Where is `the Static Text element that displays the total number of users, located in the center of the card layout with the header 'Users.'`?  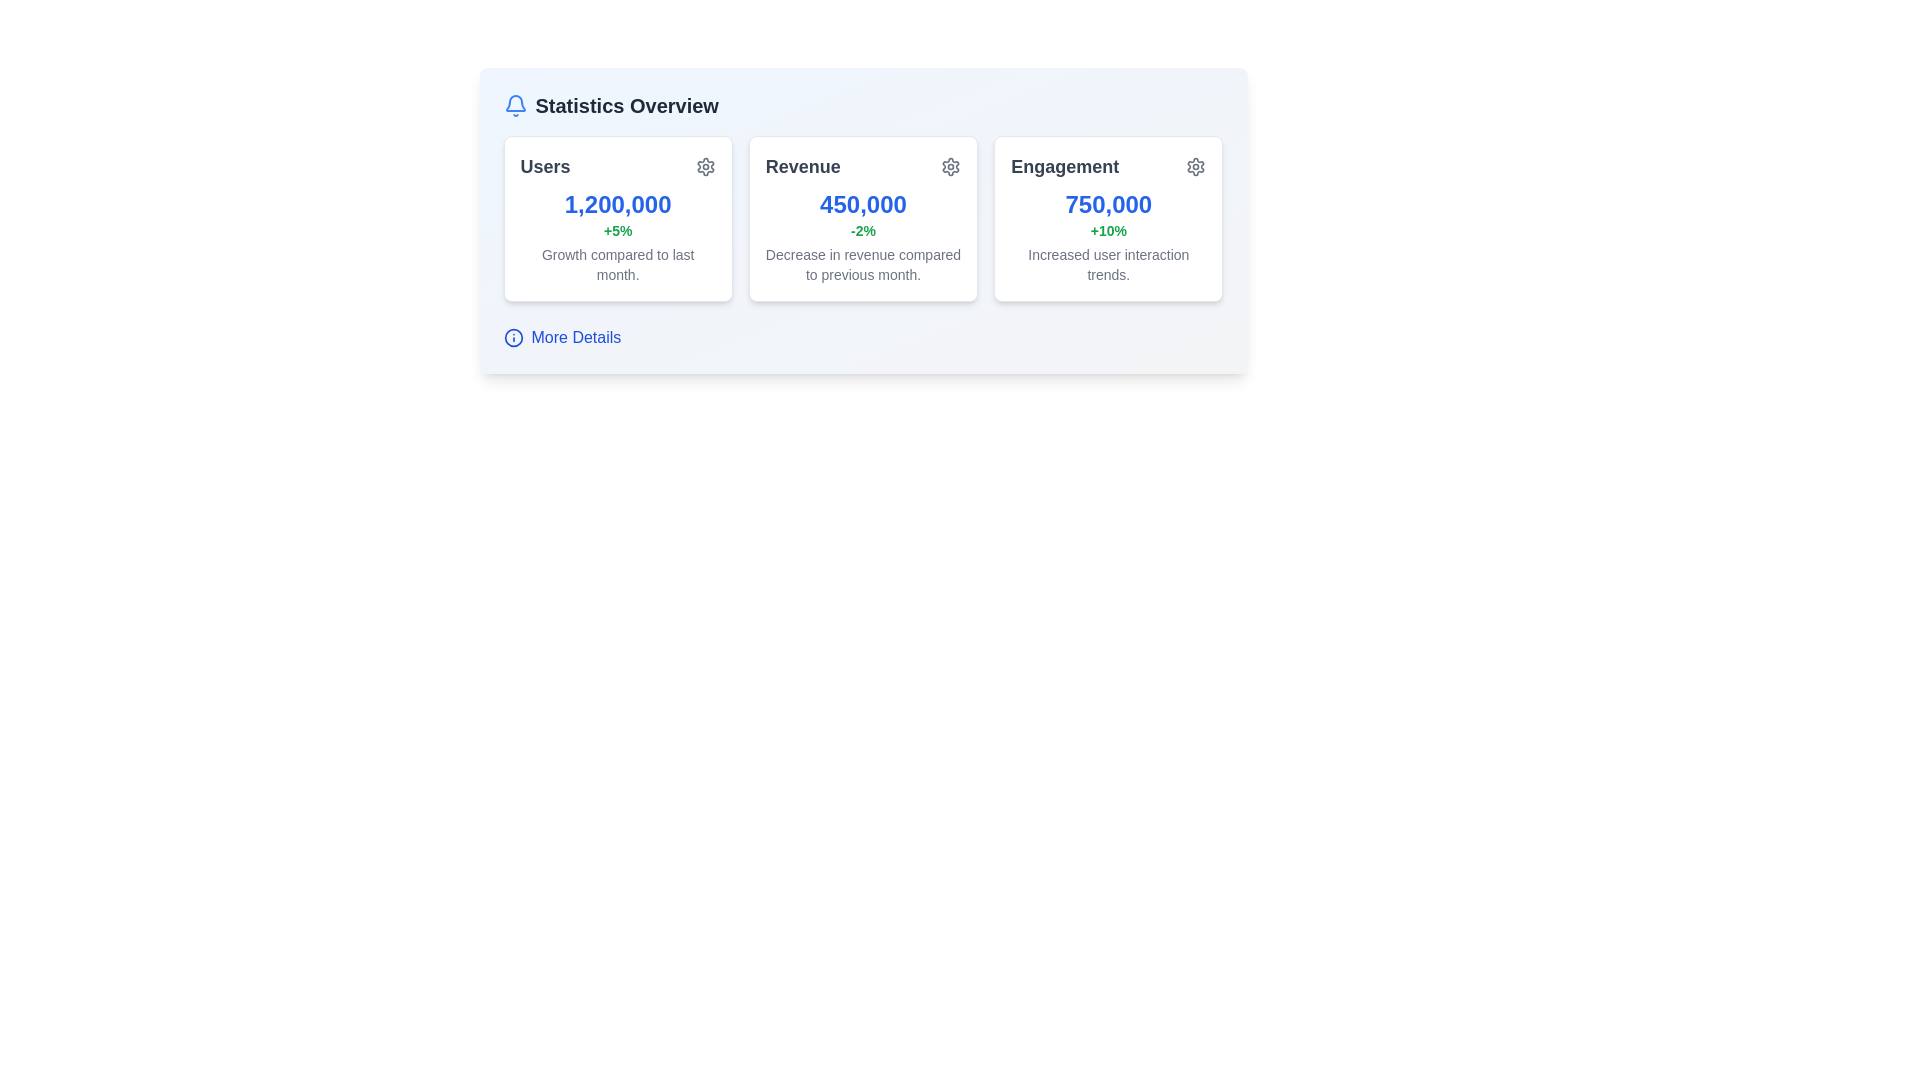 the Static Text element that displays the total number of users, located in the center of the card layout with the header 'Users.' is located at coordinates (617, 204).